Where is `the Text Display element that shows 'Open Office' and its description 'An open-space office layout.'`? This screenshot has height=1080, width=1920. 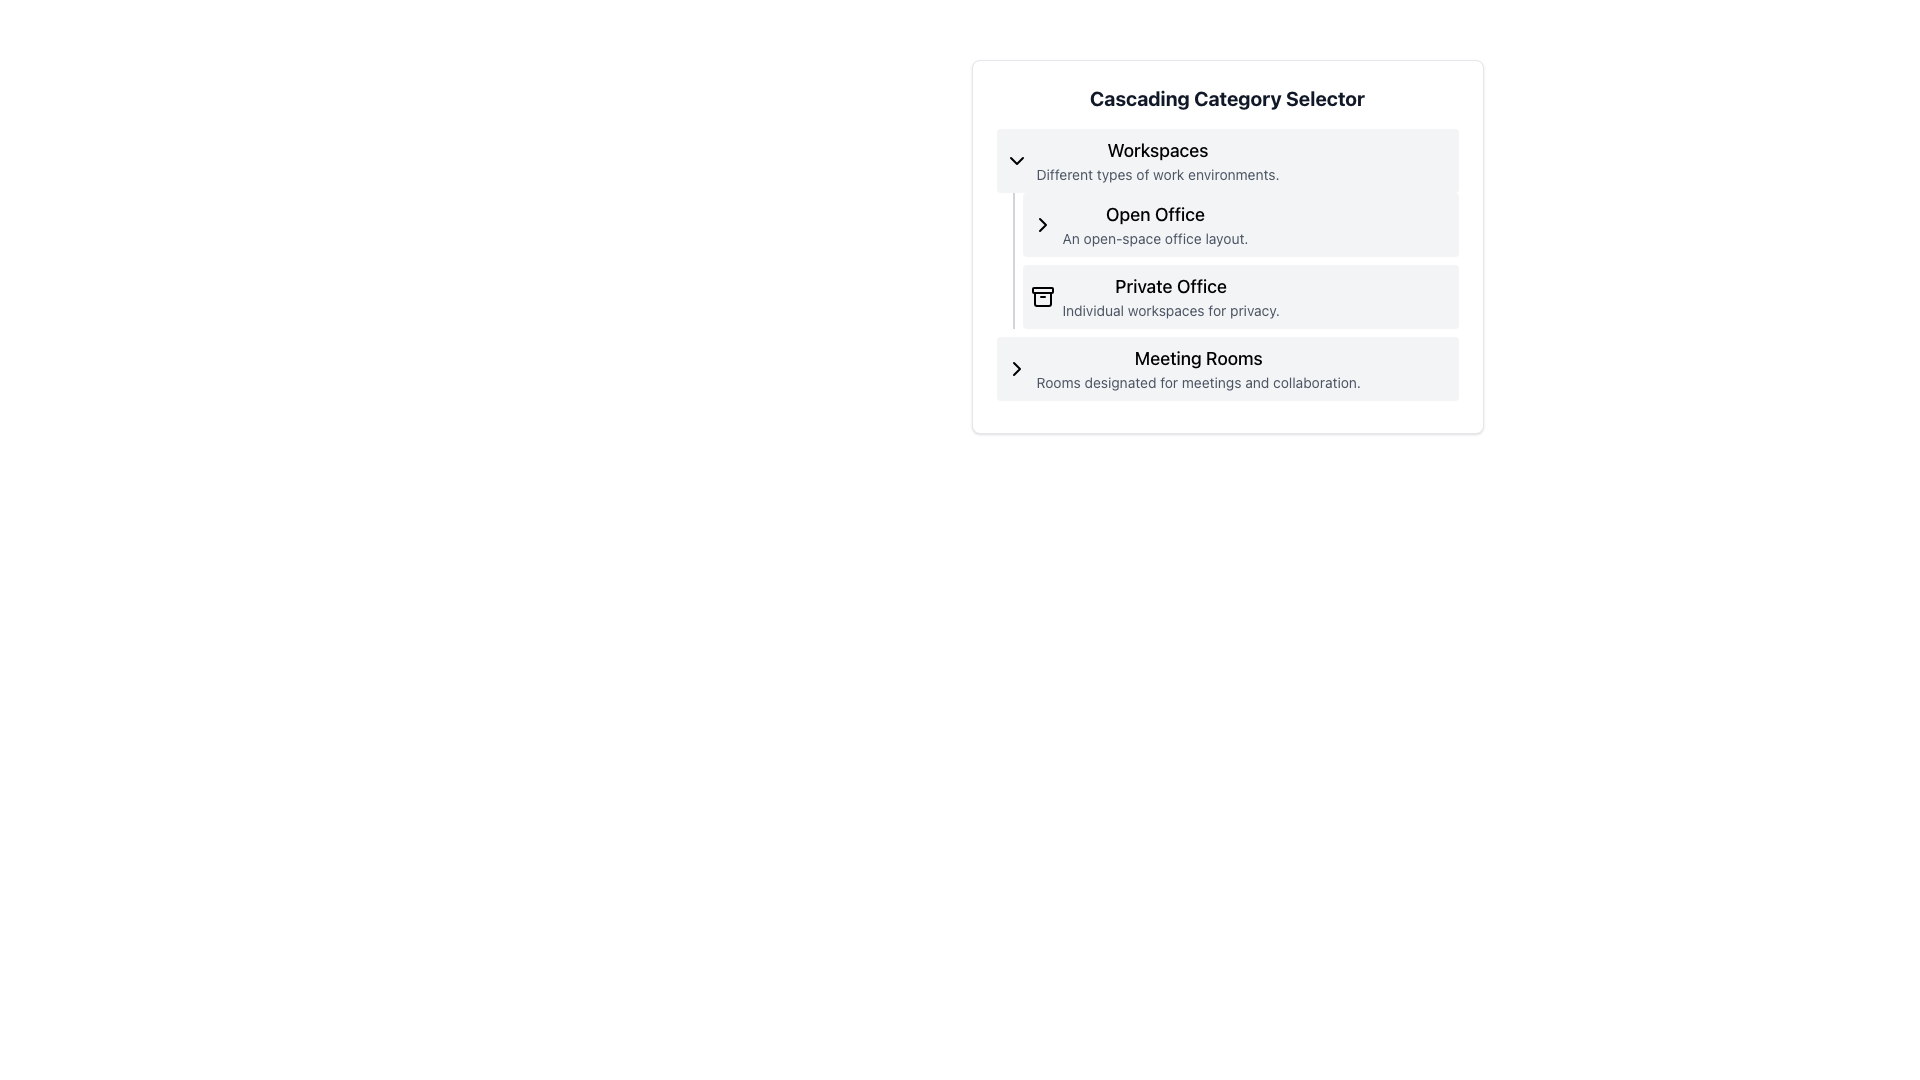 the Text Display element that shows 'Open Office' and its description 'An open-space office layout.' is located at coordinates (1155, 224).